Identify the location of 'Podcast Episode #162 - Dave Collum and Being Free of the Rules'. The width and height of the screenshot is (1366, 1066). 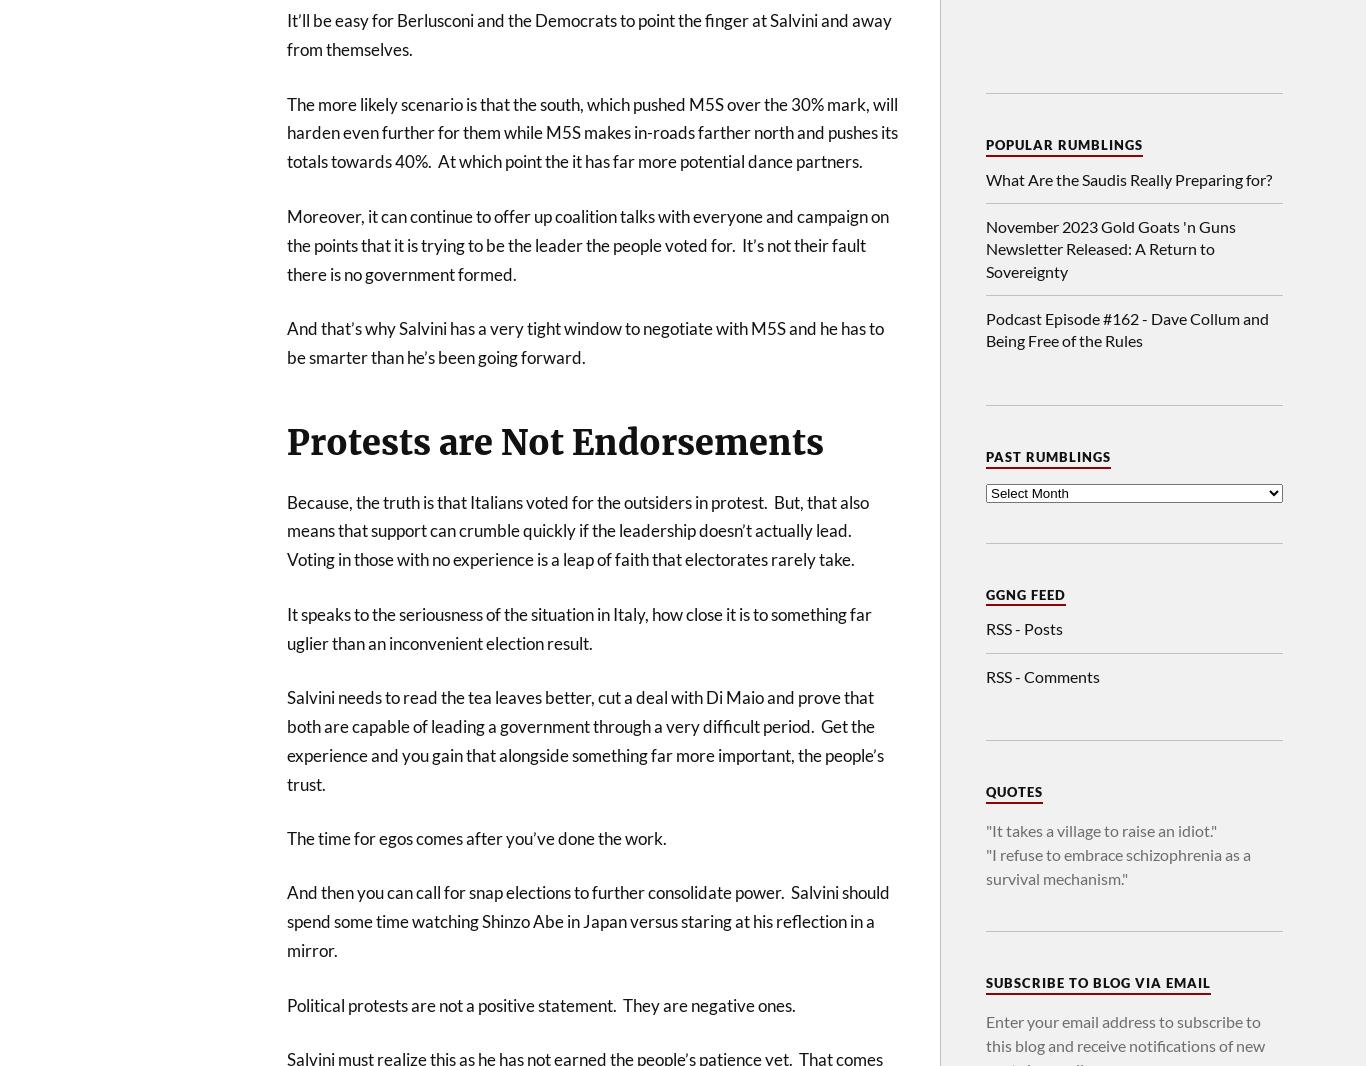
(1126, 329).